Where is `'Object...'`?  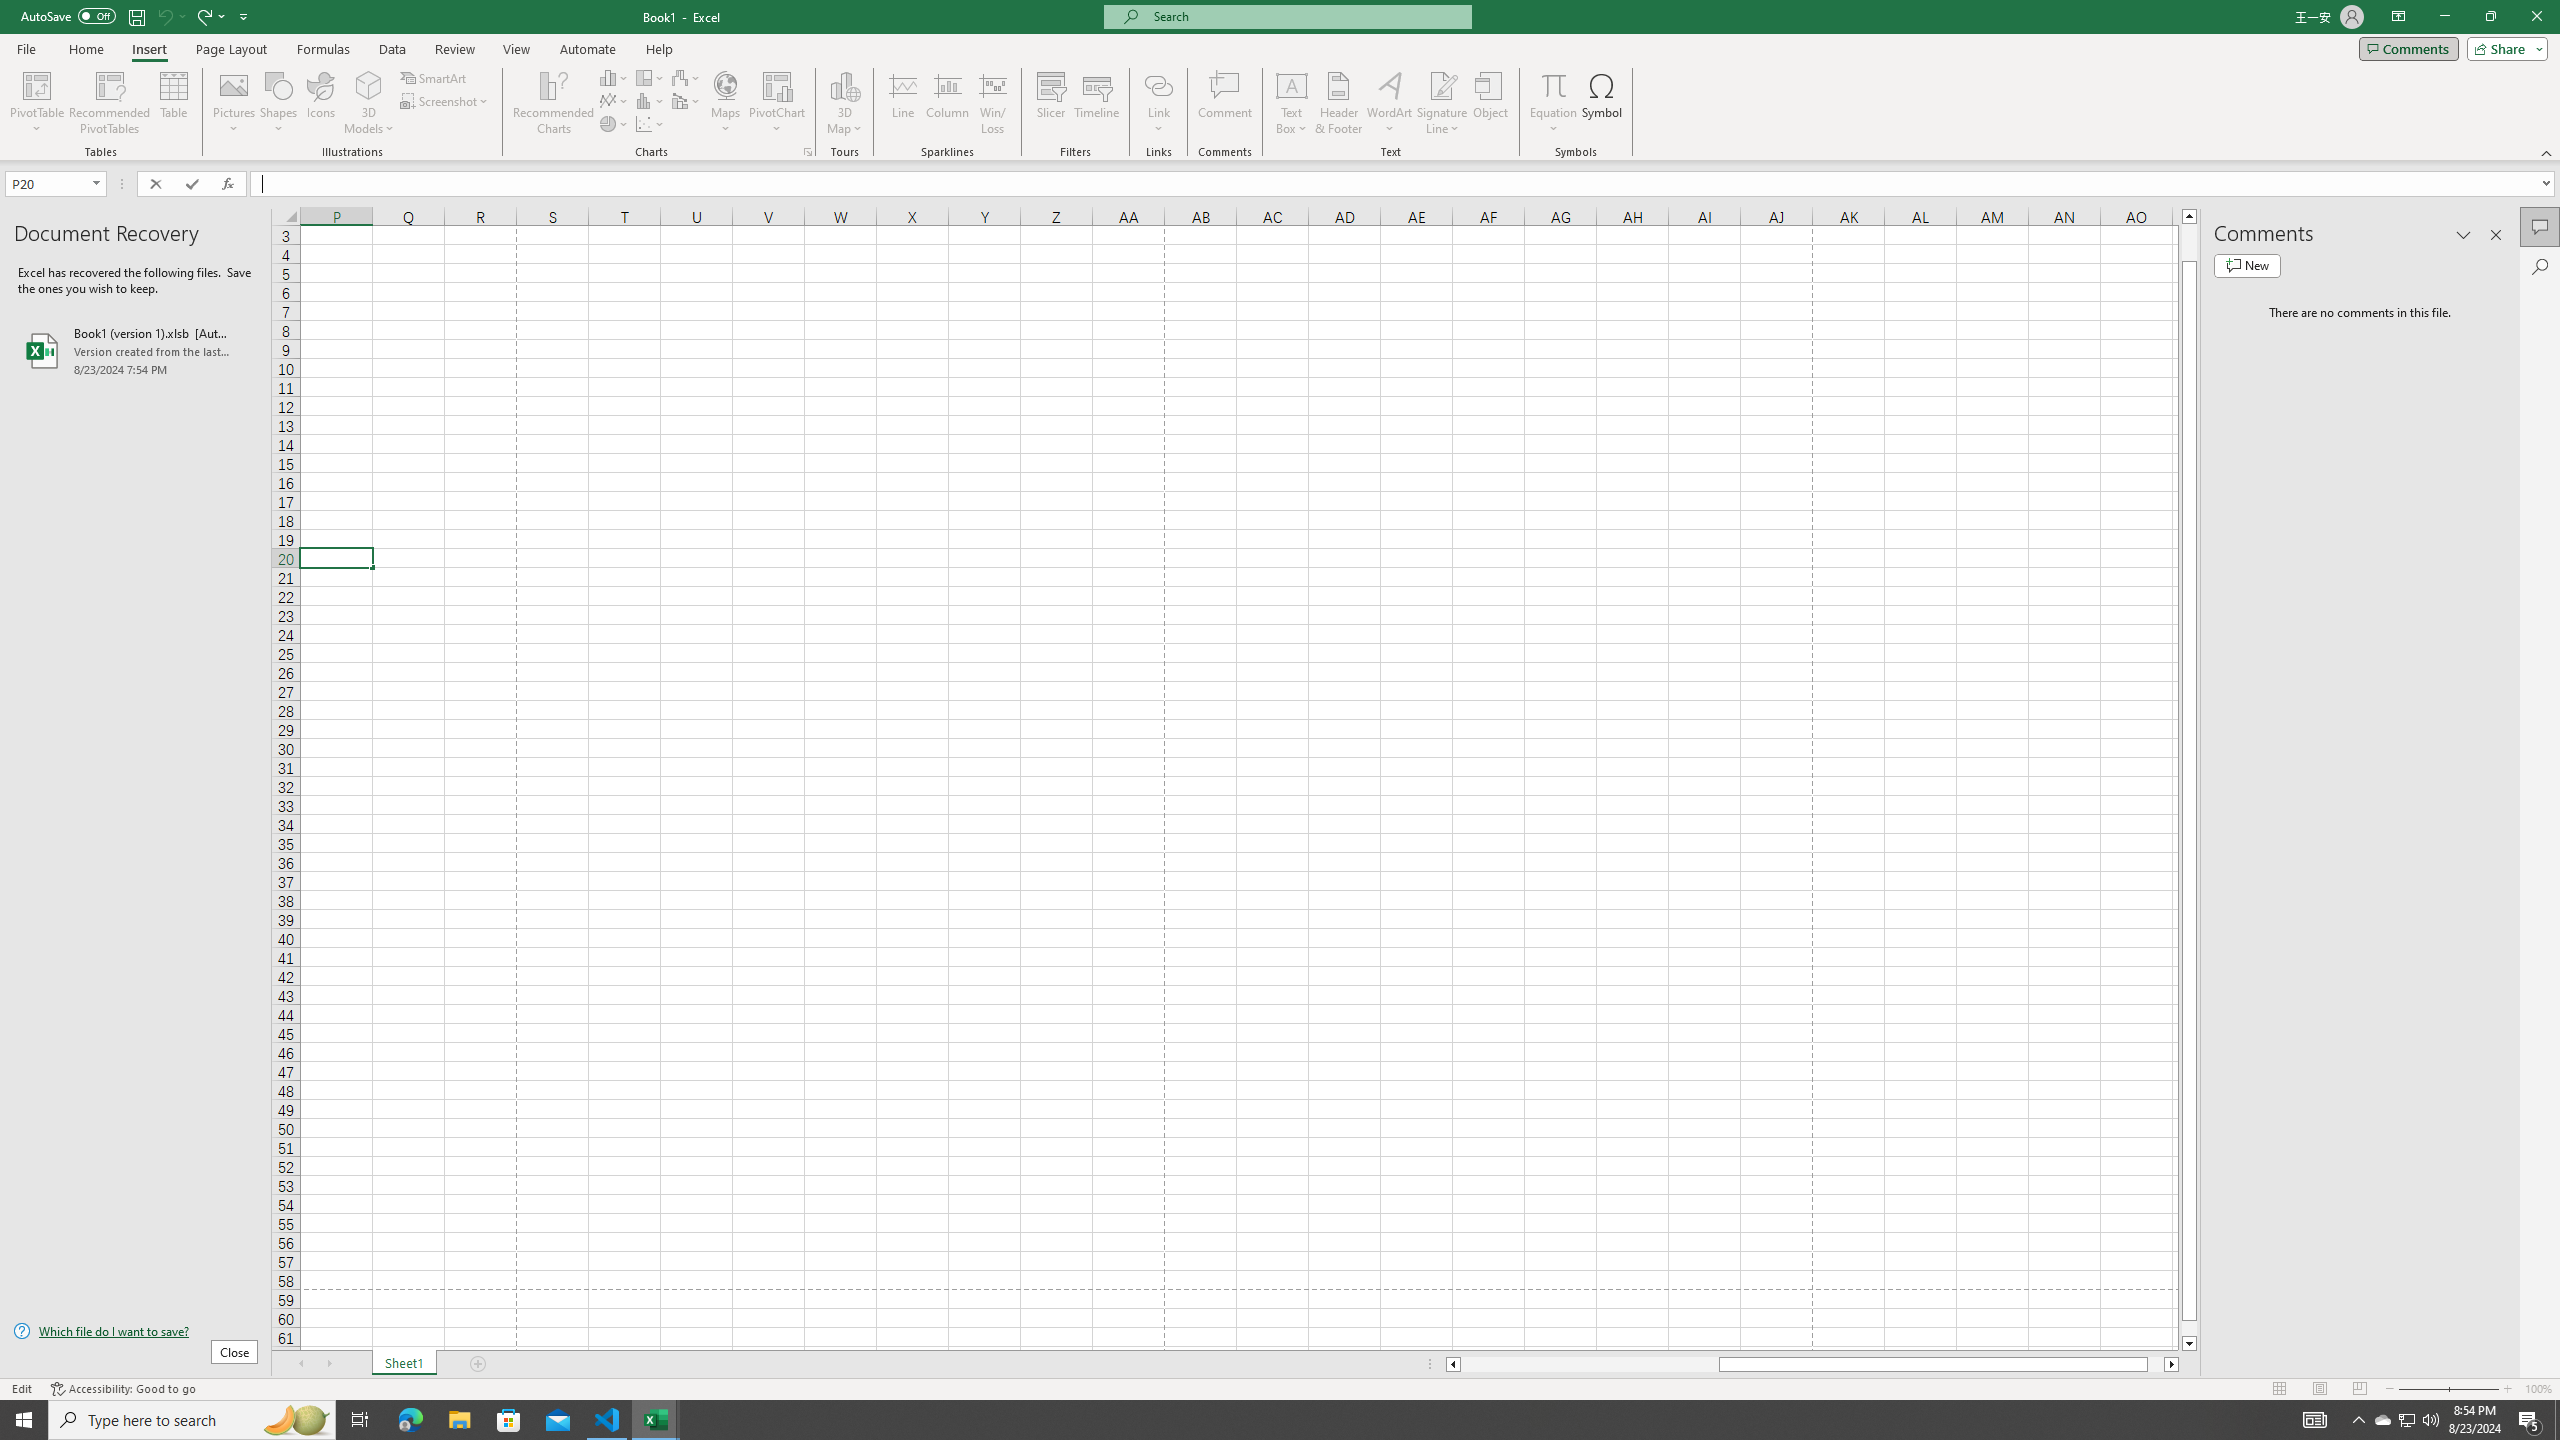
'Object...' is located at coordinates (1491, 103).